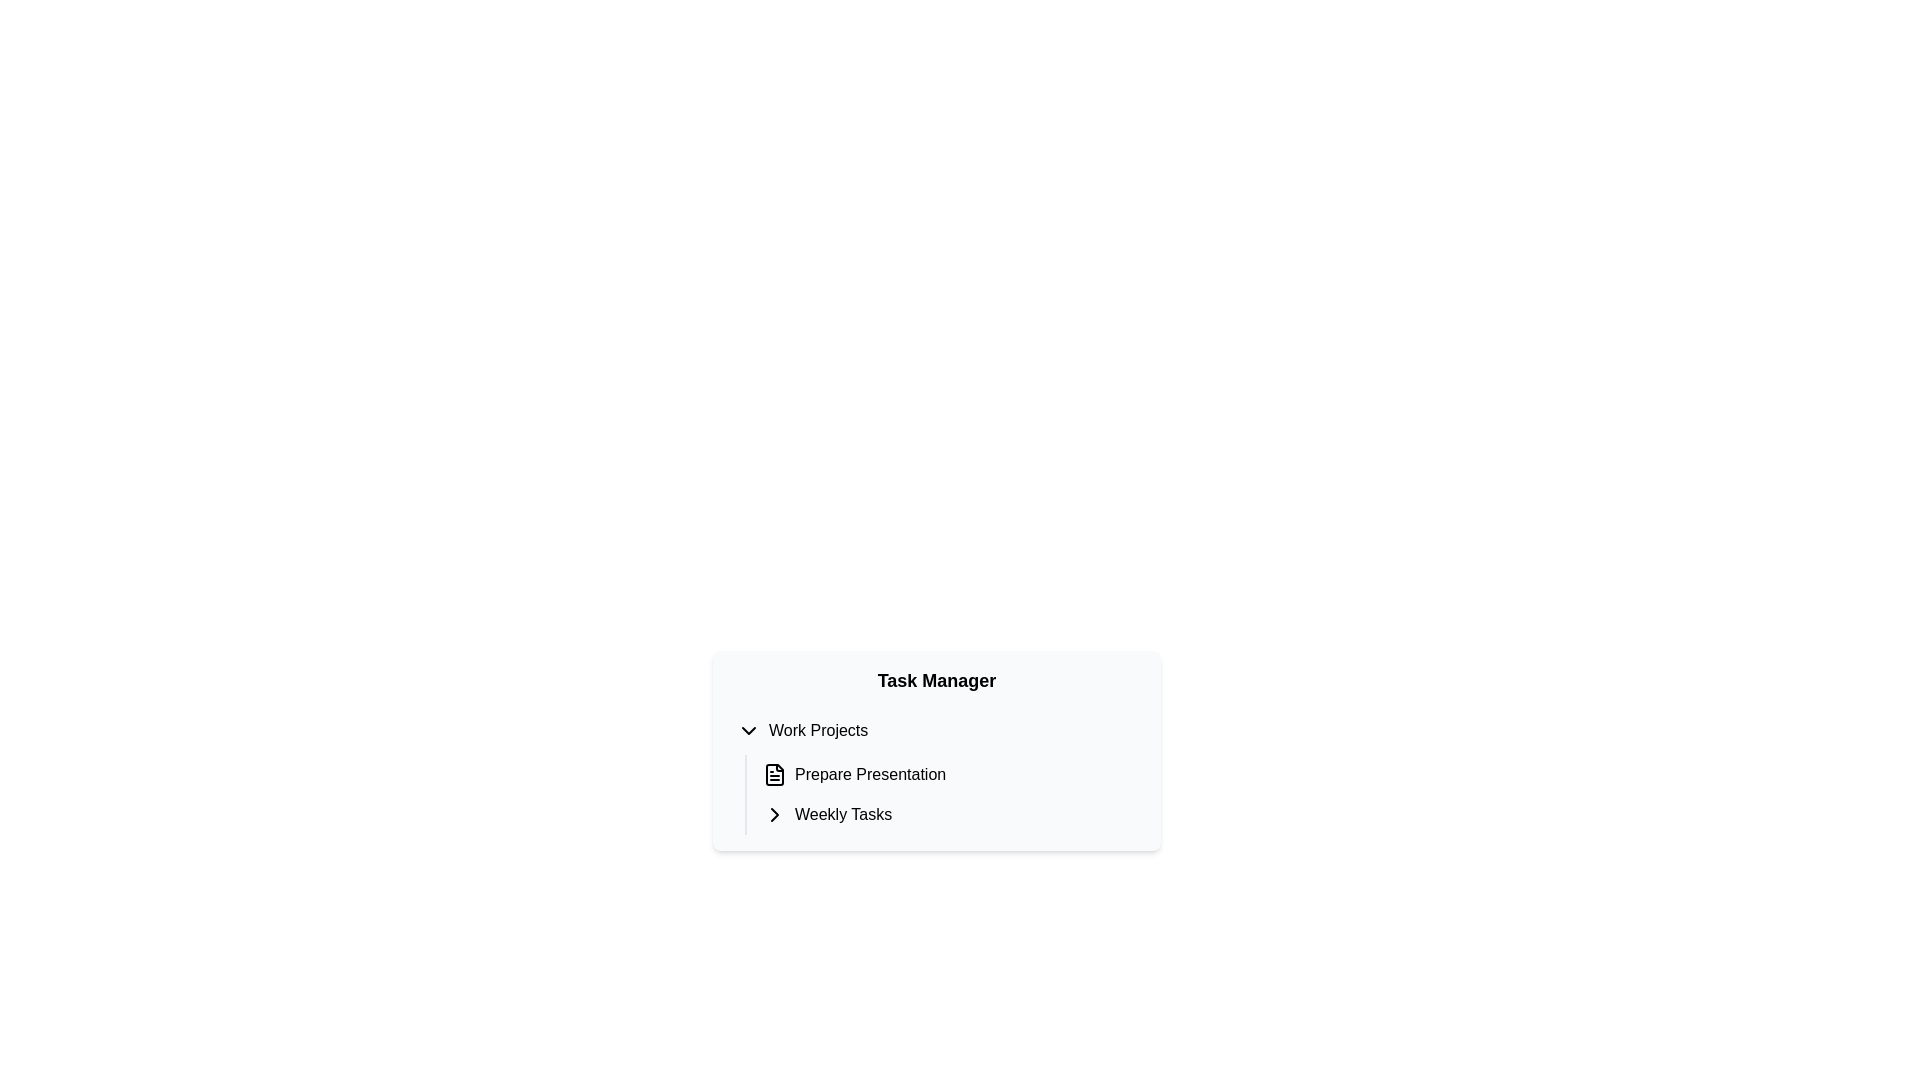  What do you see at coordinates (773, 814) in the screenshot?
I see `the chevron icon button` at bounding box center [773, 814].